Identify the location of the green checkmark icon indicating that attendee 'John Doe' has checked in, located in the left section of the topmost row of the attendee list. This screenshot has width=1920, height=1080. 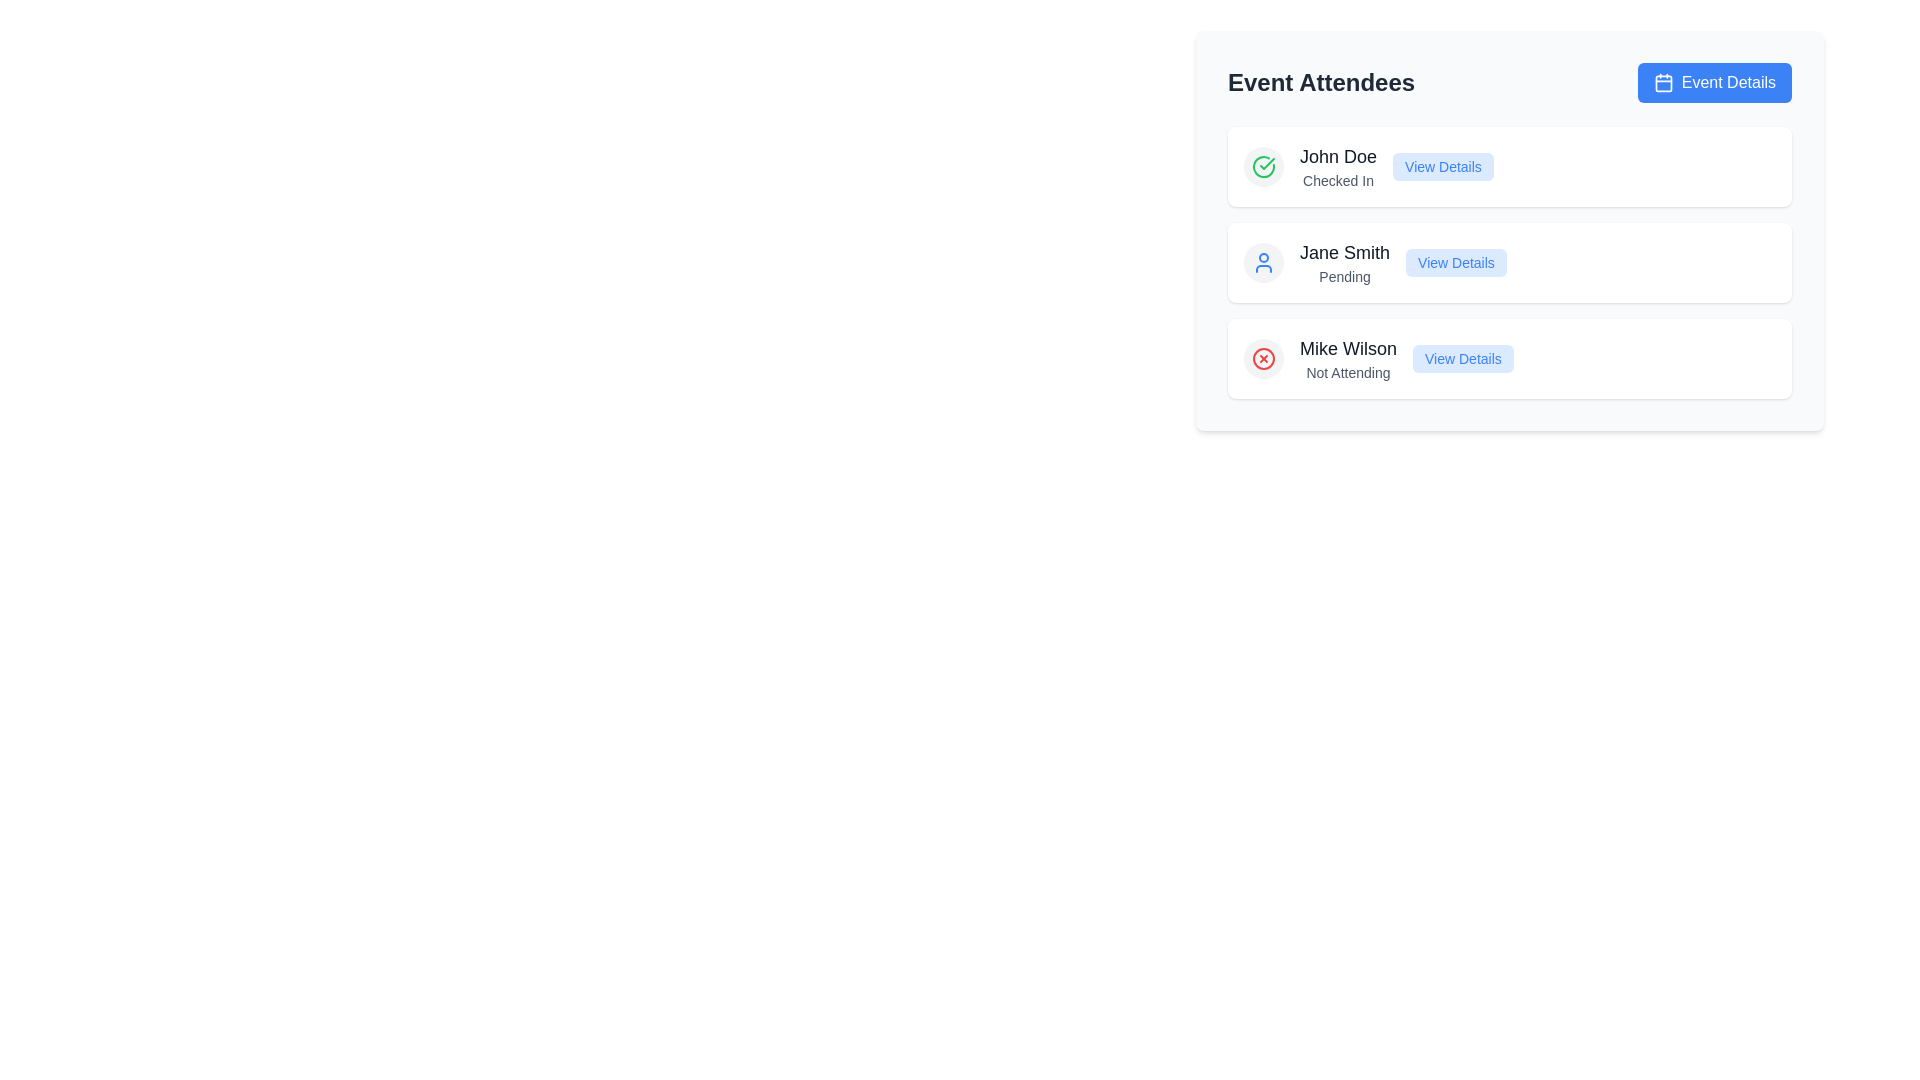
(1262, 165).